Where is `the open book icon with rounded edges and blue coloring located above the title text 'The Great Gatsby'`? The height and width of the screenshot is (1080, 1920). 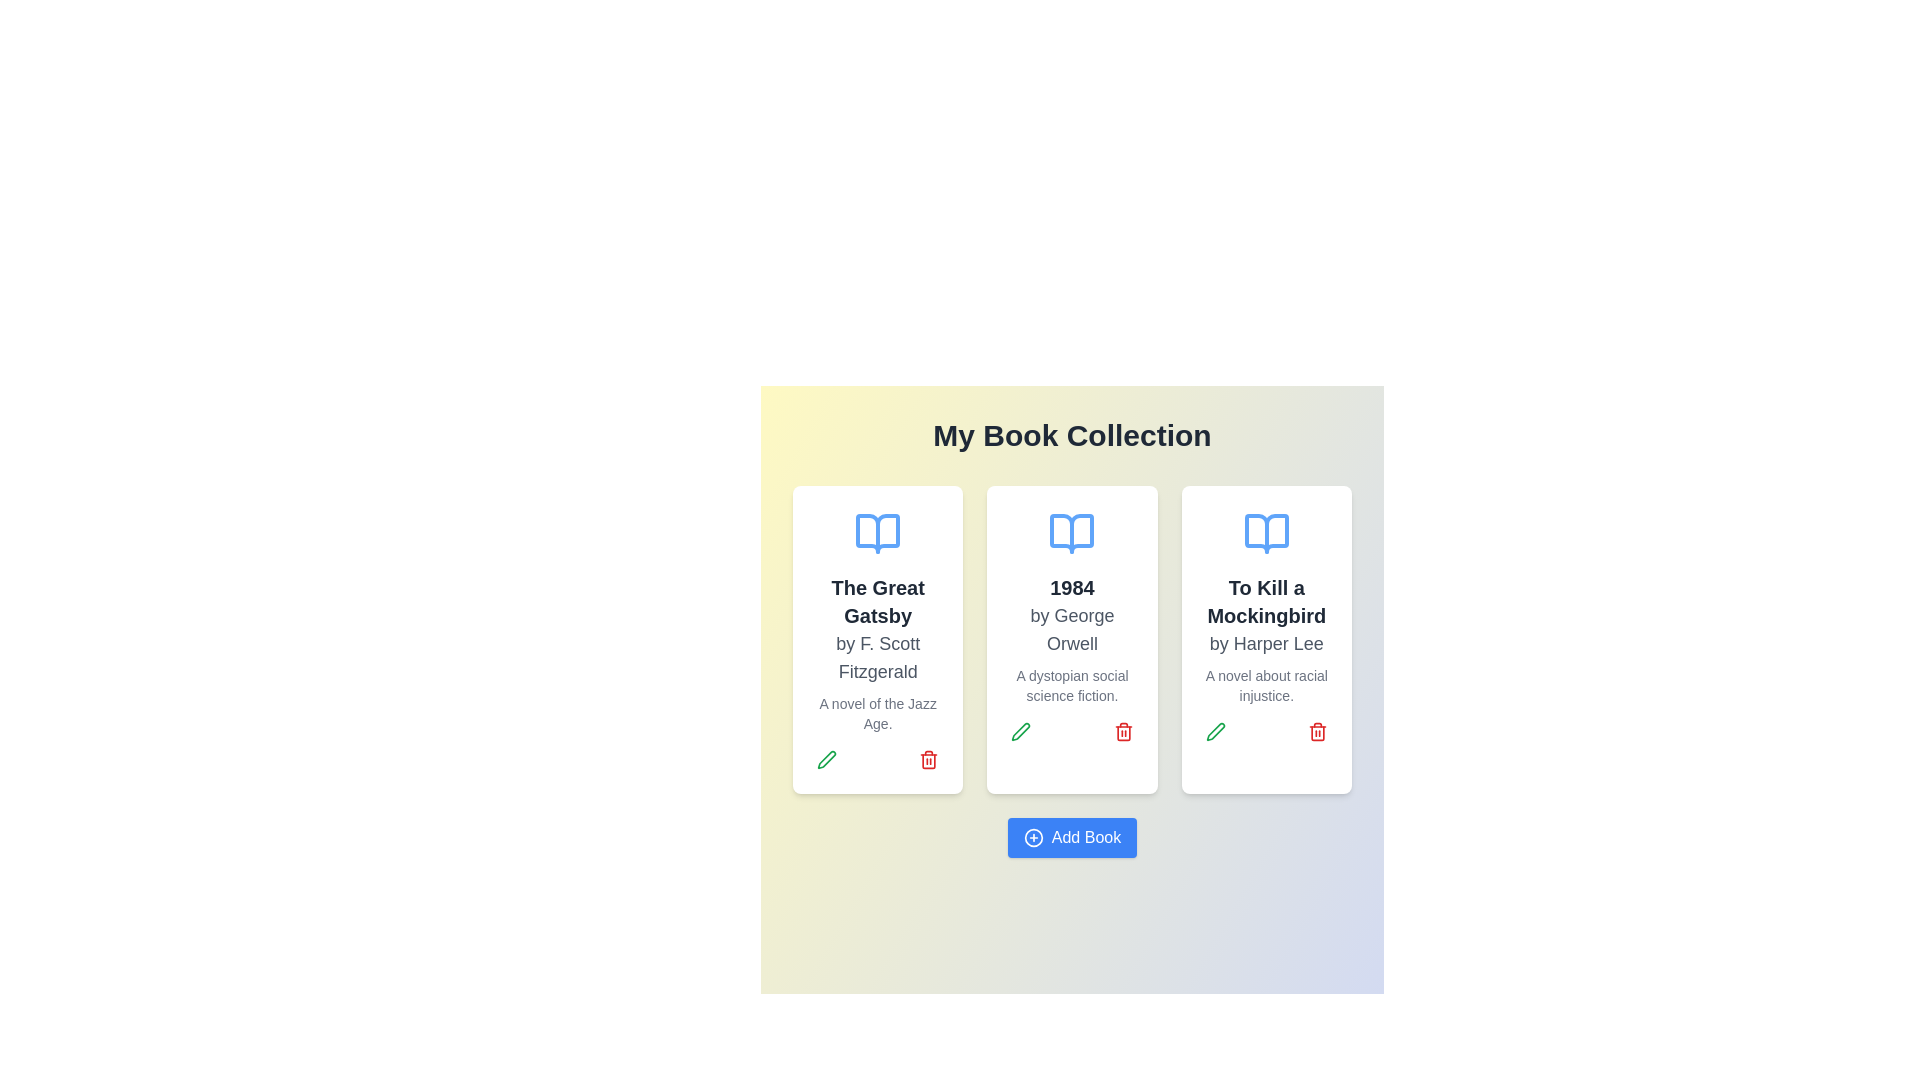
the open book icon with rounded edges and blue coloring located above the title text 'The Great Gatsby' is located at coordinates (878, 532).